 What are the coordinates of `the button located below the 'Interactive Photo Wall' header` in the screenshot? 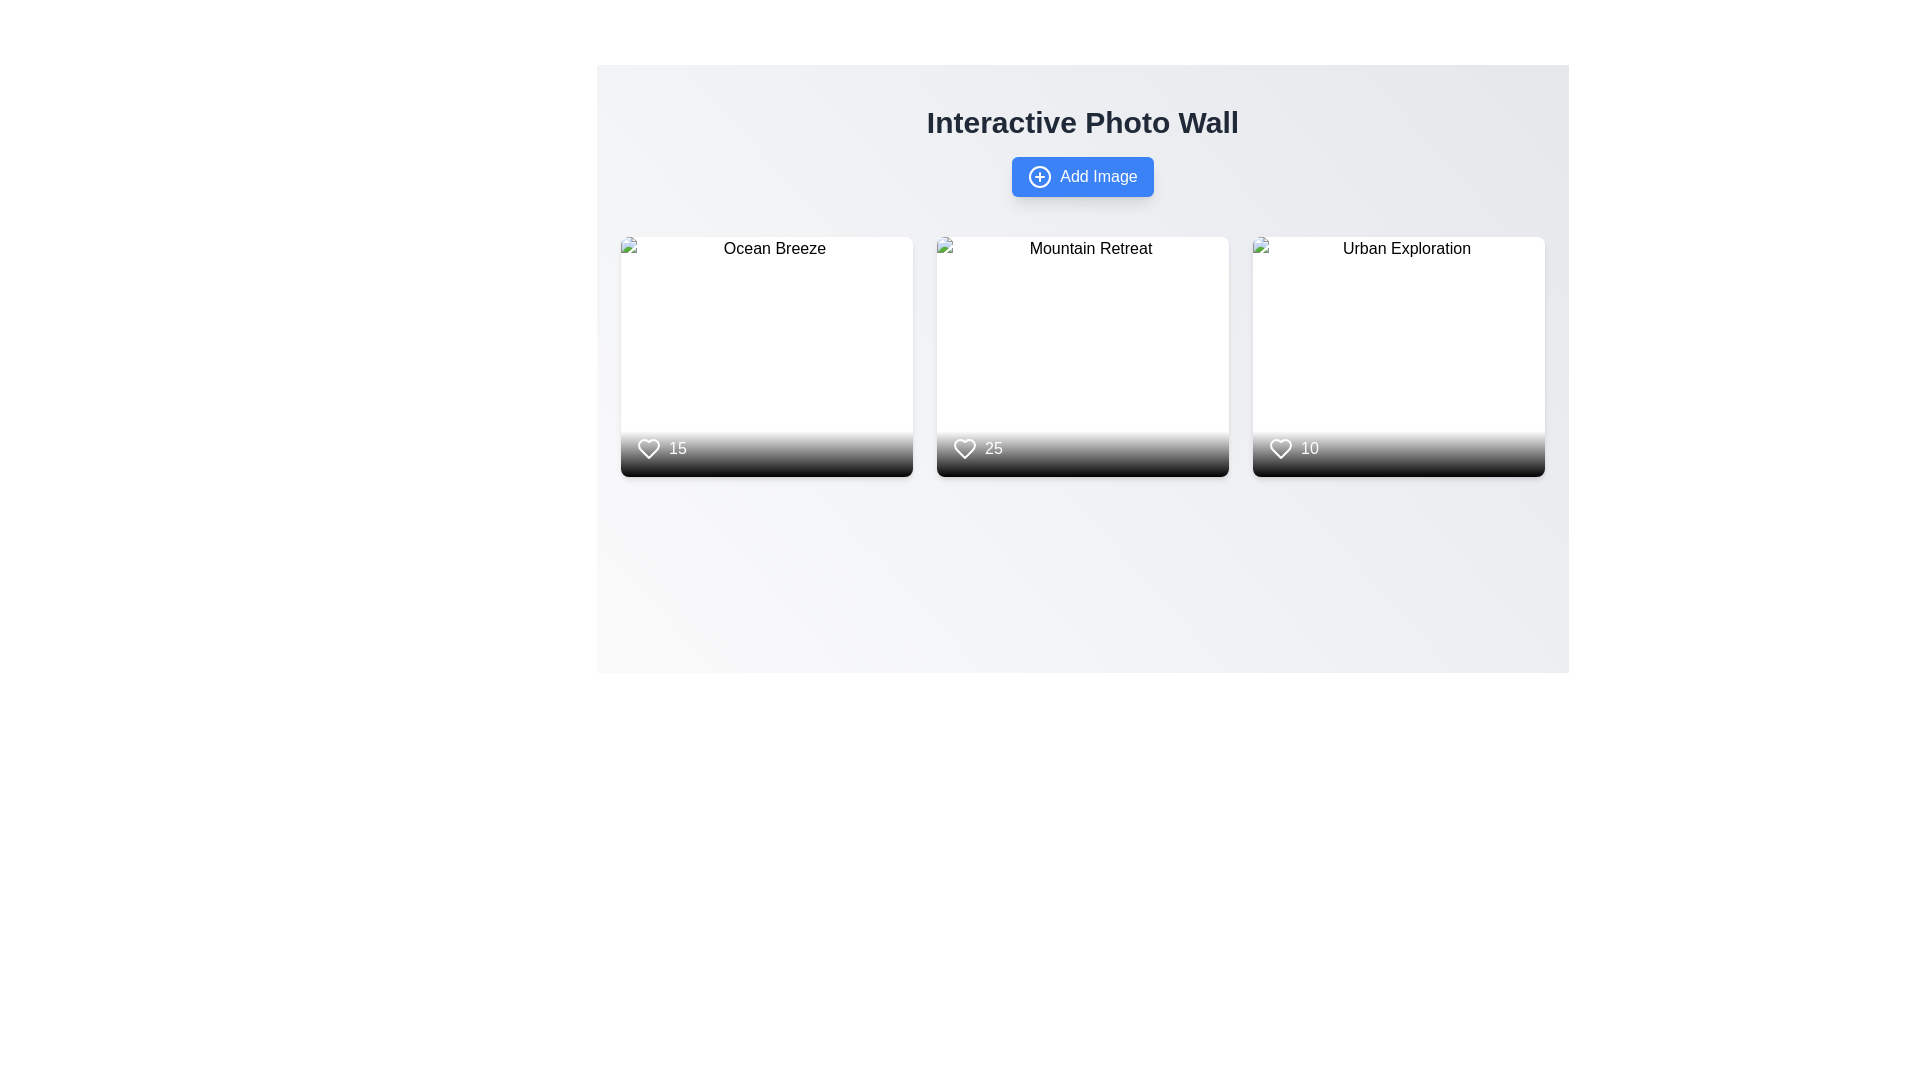 It's located at (1082, 176).